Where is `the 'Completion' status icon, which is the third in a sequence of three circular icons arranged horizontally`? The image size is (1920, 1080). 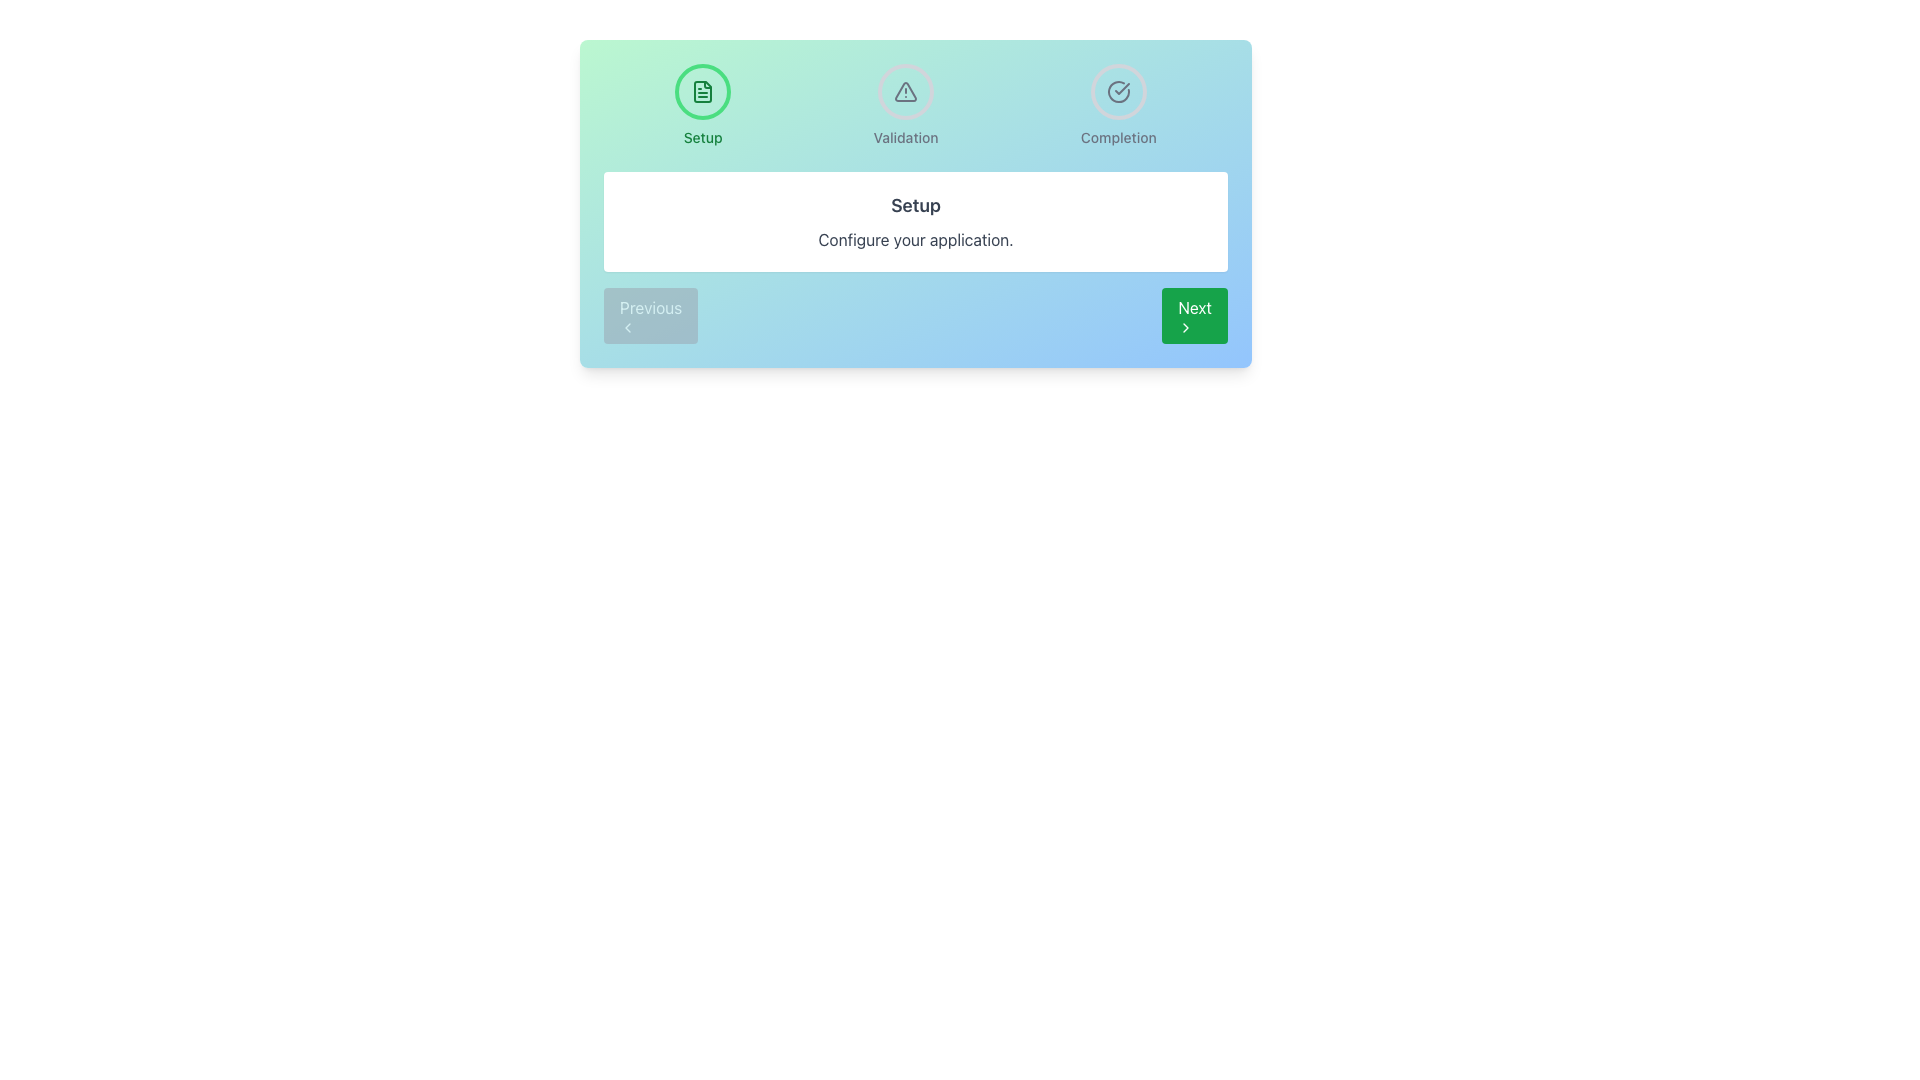 the 'Completion' status icon, which is the third in a sequence of three circular icons arranged horizontally is located at coordinates (1117, 92).